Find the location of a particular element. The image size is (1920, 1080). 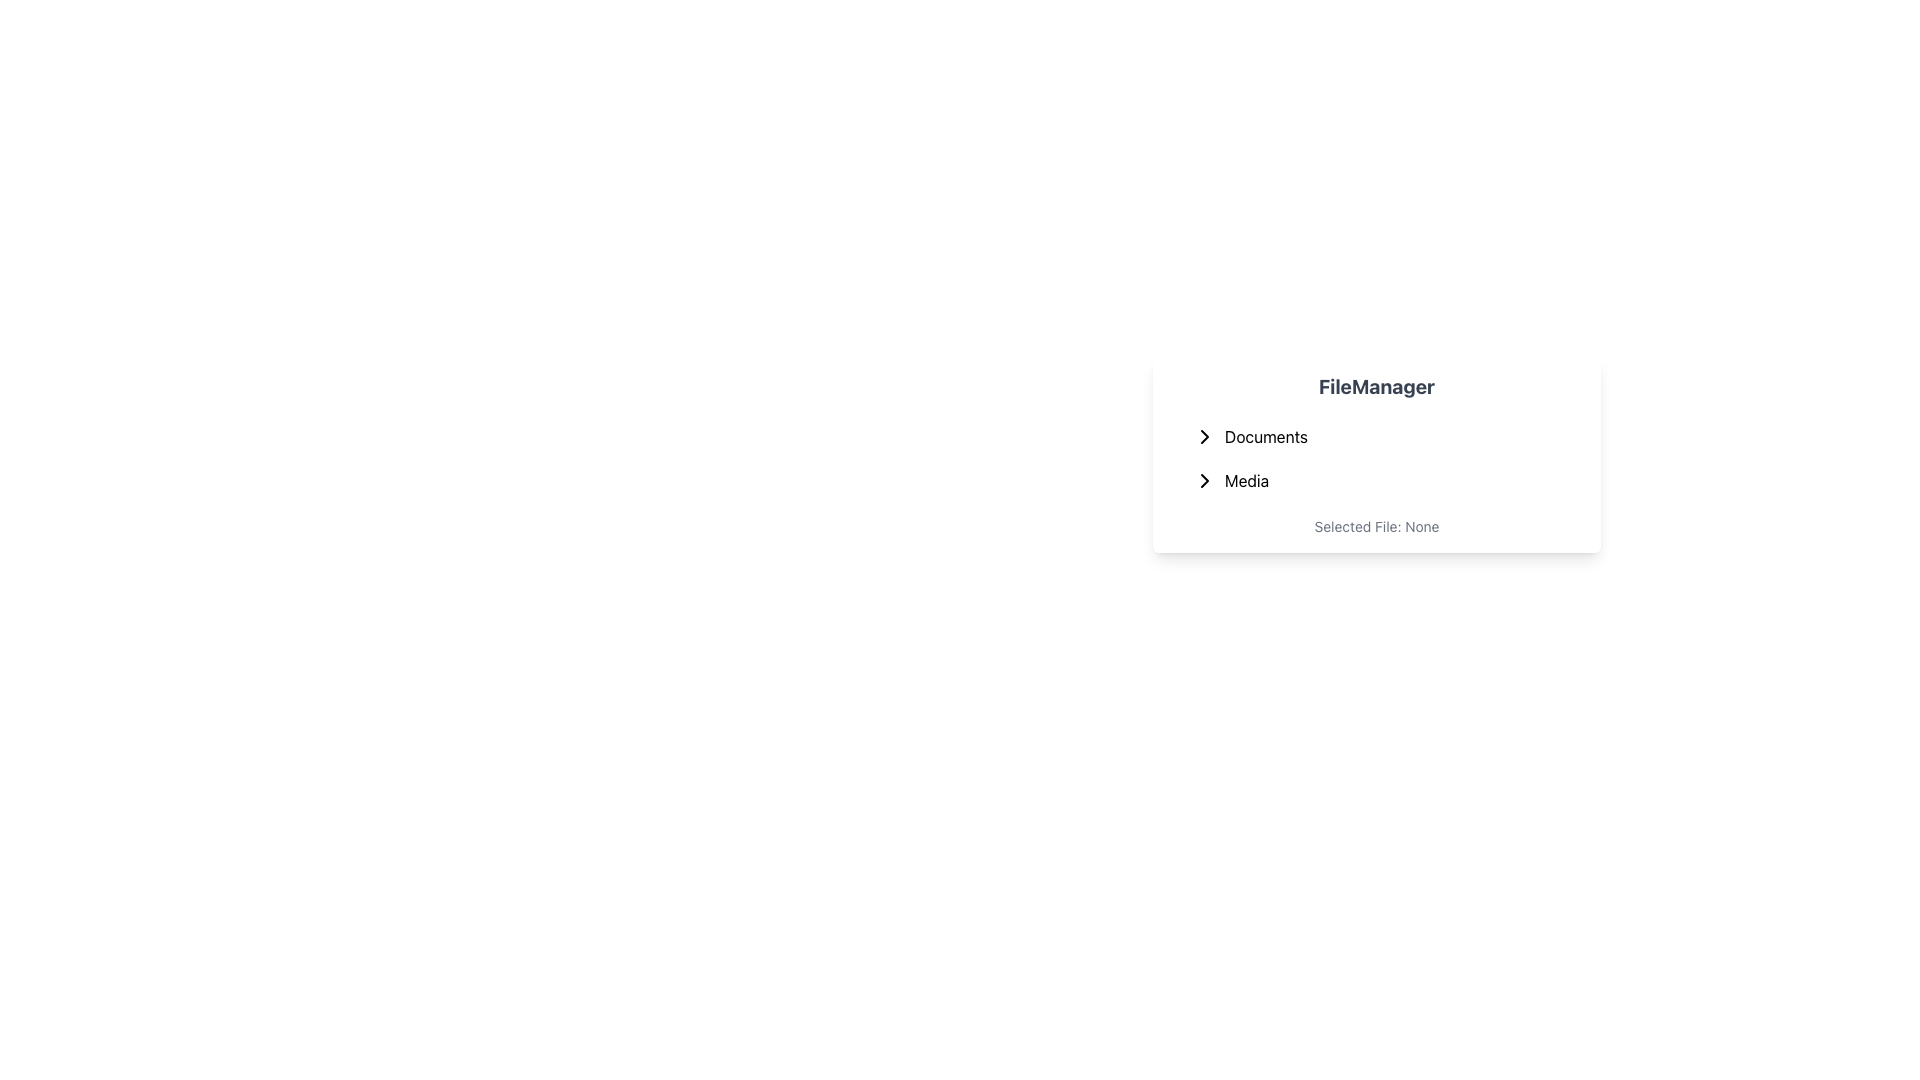

the right-pointing chevron arrow icon located to the left of the 'Media' label is located at coordinates (1203, 481).